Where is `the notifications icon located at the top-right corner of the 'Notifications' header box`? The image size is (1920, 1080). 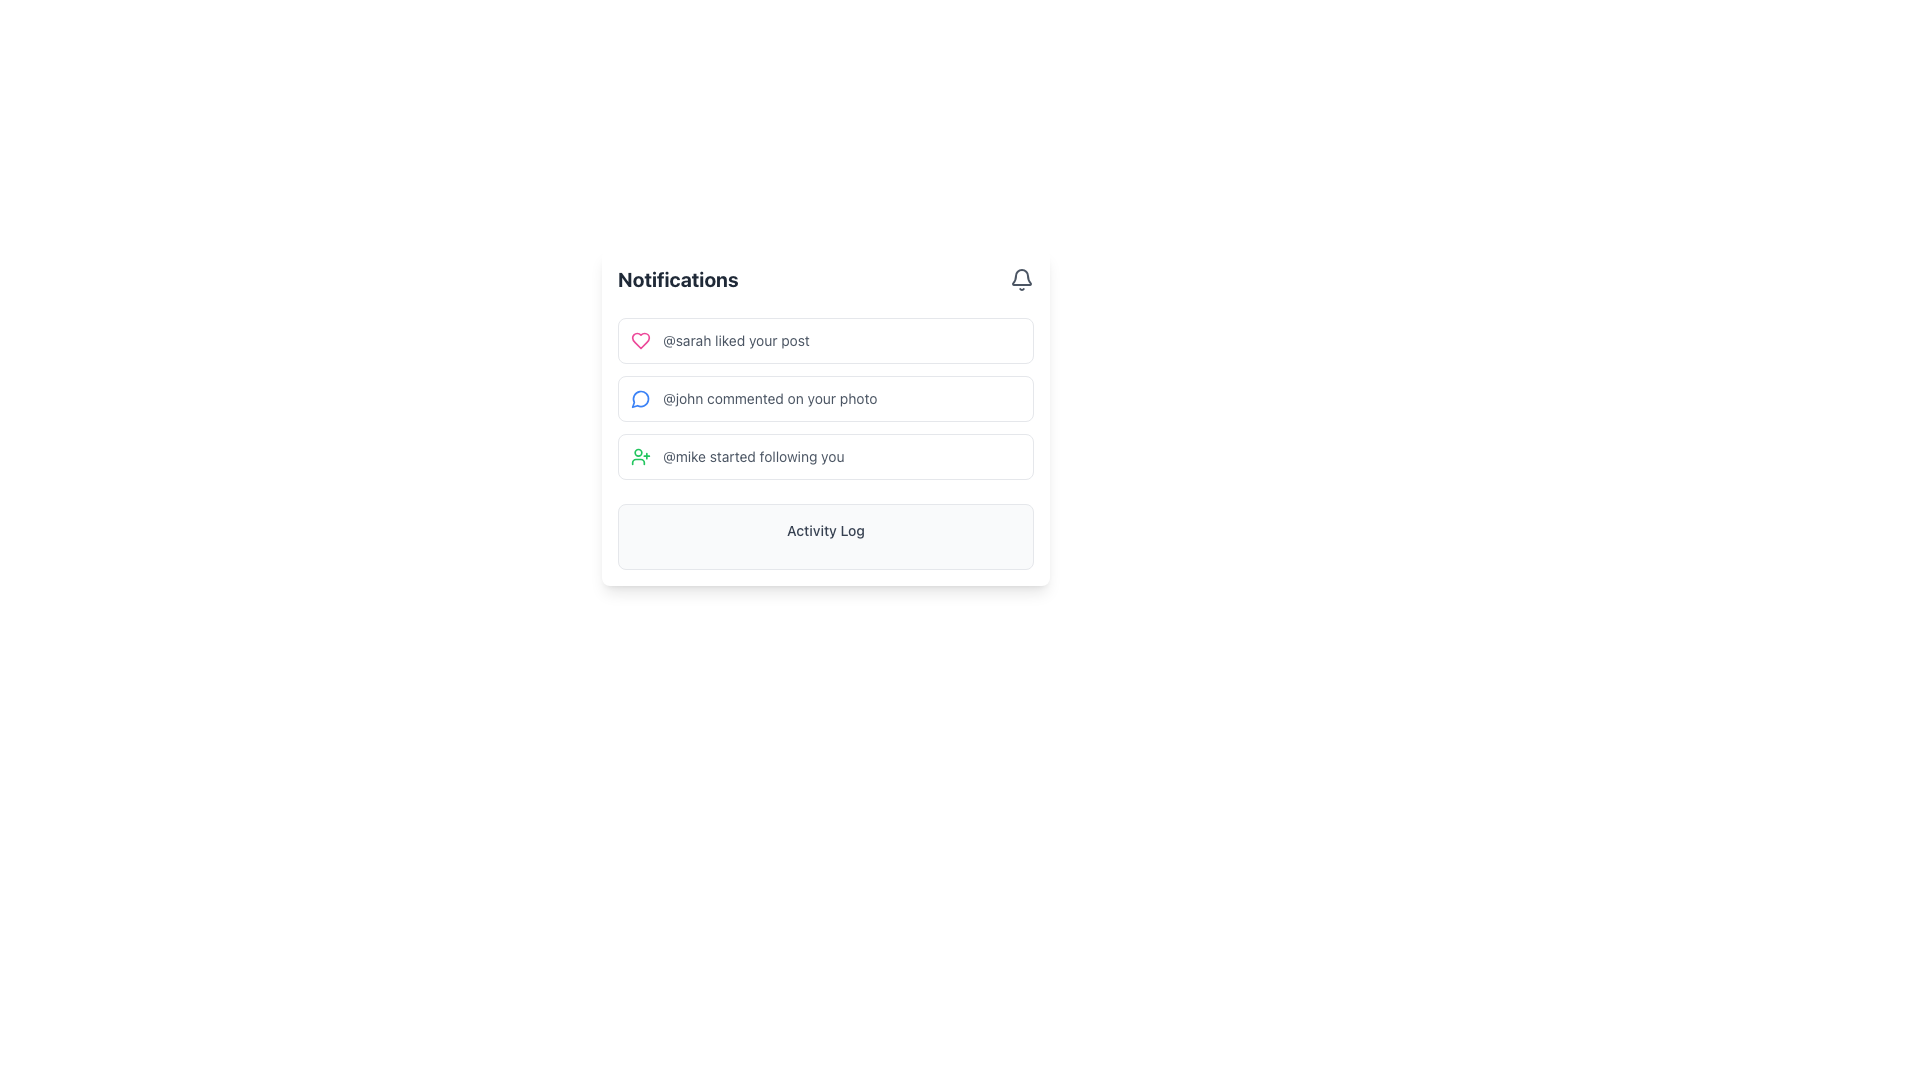
the notifications icon located at the top-right corner of the 'Notifications' header box is located at coordinates (1022, 280).